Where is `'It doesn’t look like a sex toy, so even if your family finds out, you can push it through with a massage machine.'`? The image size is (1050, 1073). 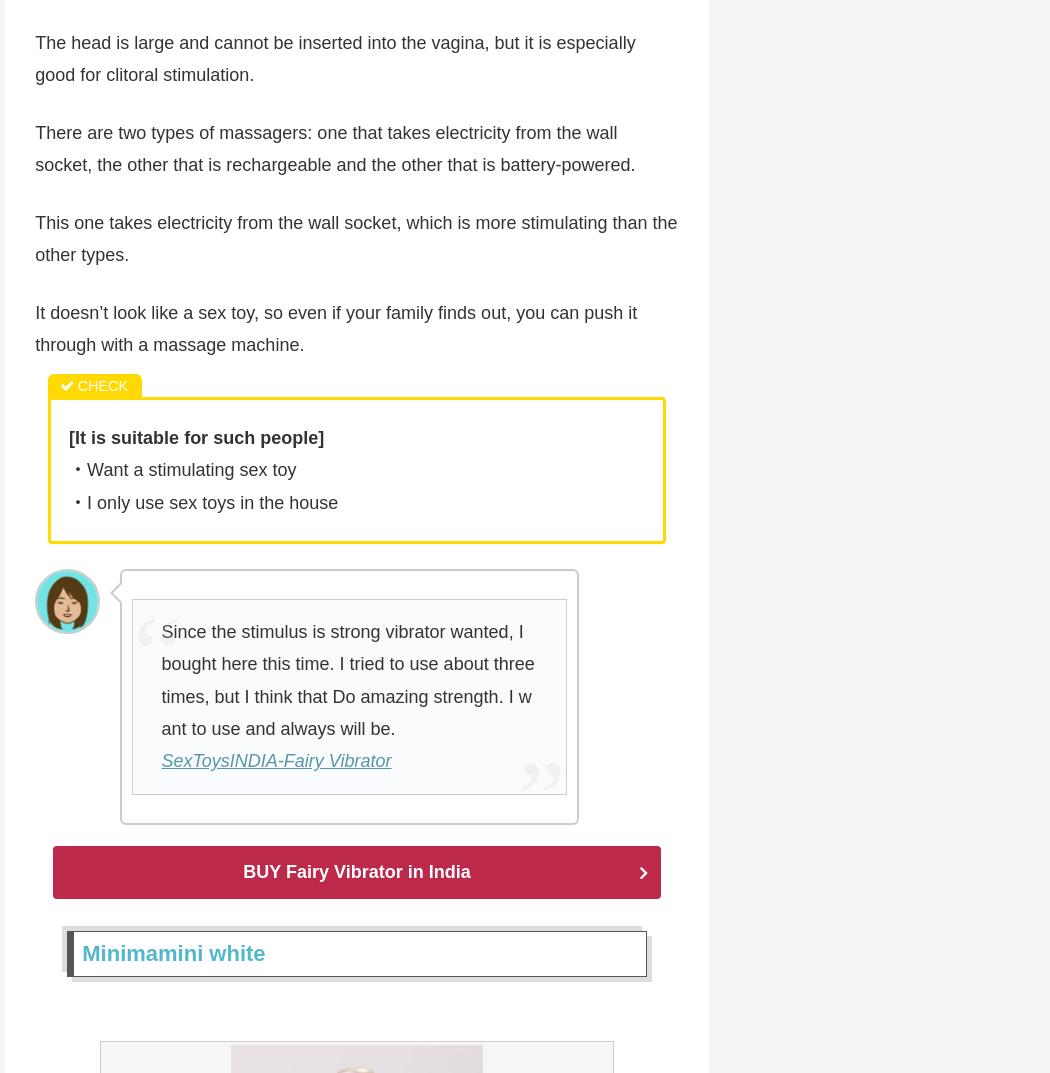
'It doesn’t look like a sex toy, so even if your family finds out, you can push it through with a massage machine.' is located at coordinates (336, 330).